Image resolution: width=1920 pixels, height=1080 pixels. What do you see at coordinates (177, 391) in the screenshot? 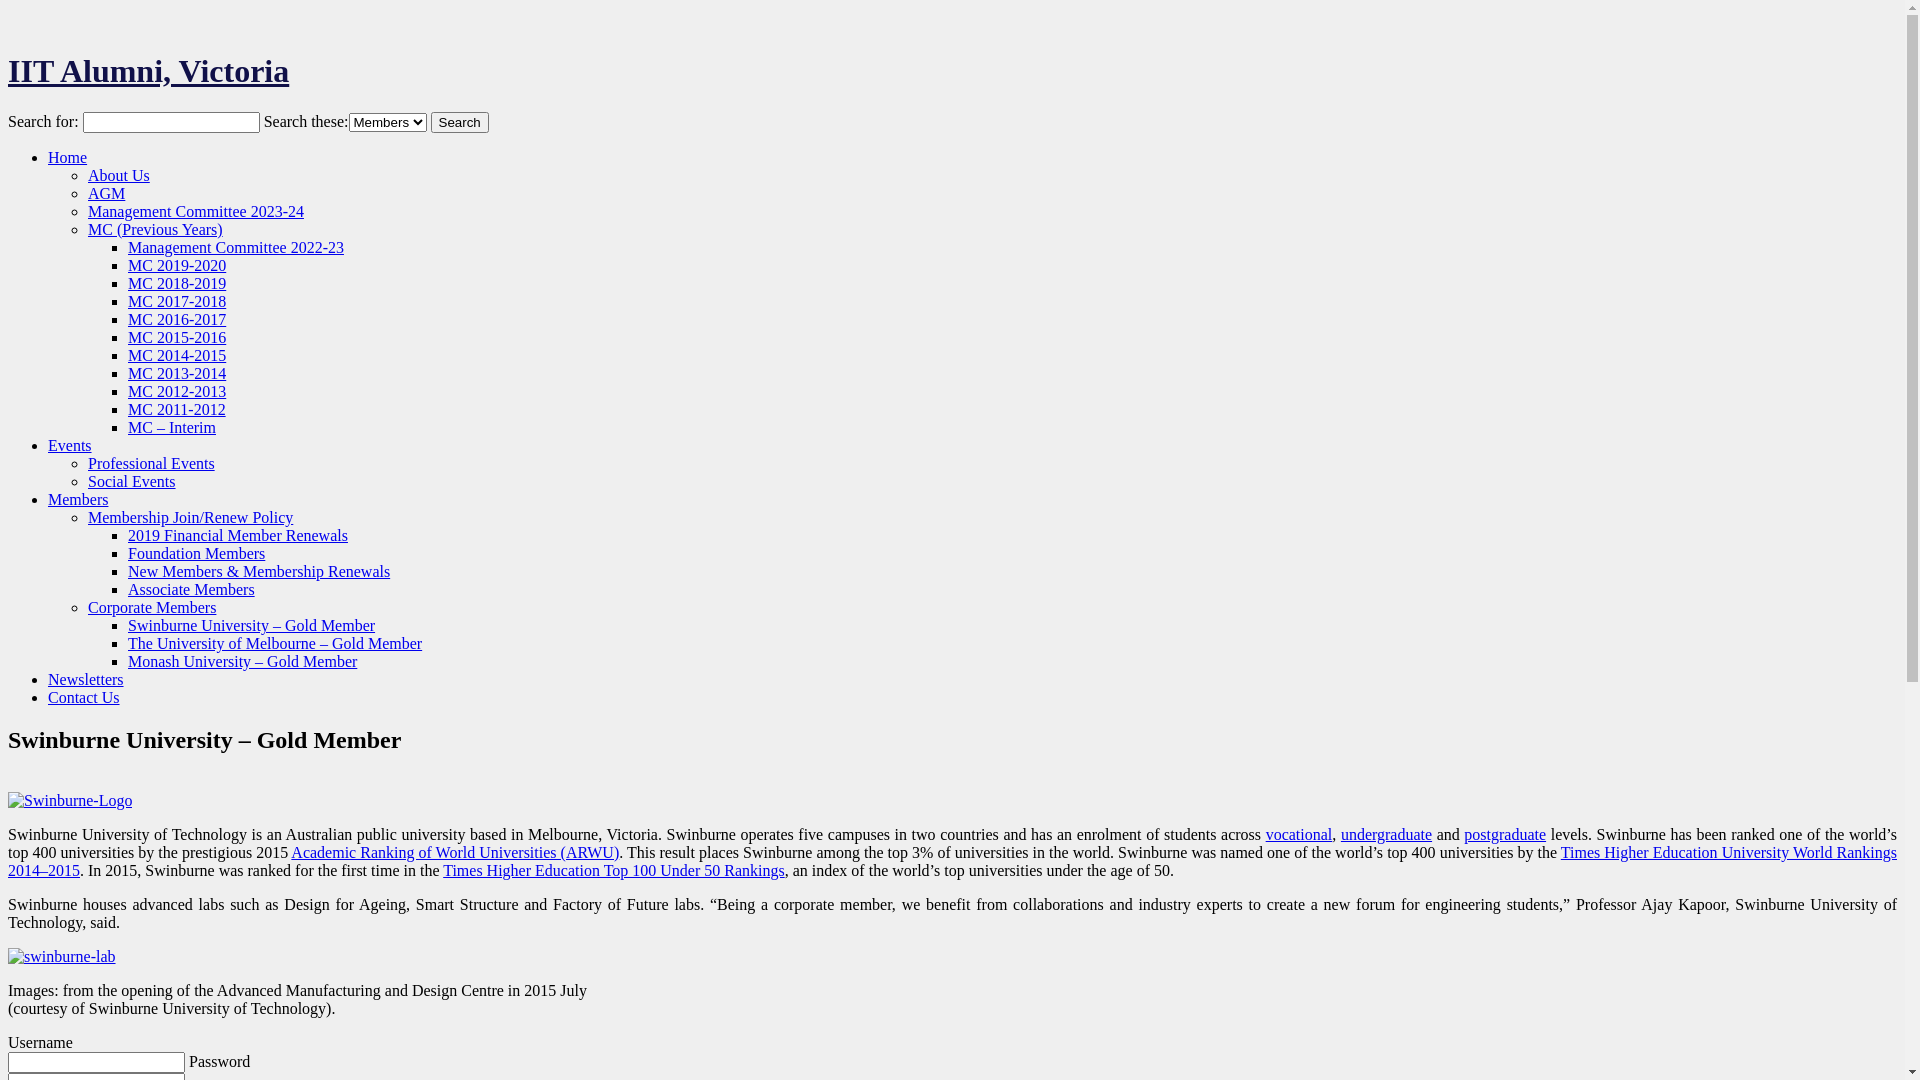
I see `'MC 2012-2013'` at bounding box center [177, 391].